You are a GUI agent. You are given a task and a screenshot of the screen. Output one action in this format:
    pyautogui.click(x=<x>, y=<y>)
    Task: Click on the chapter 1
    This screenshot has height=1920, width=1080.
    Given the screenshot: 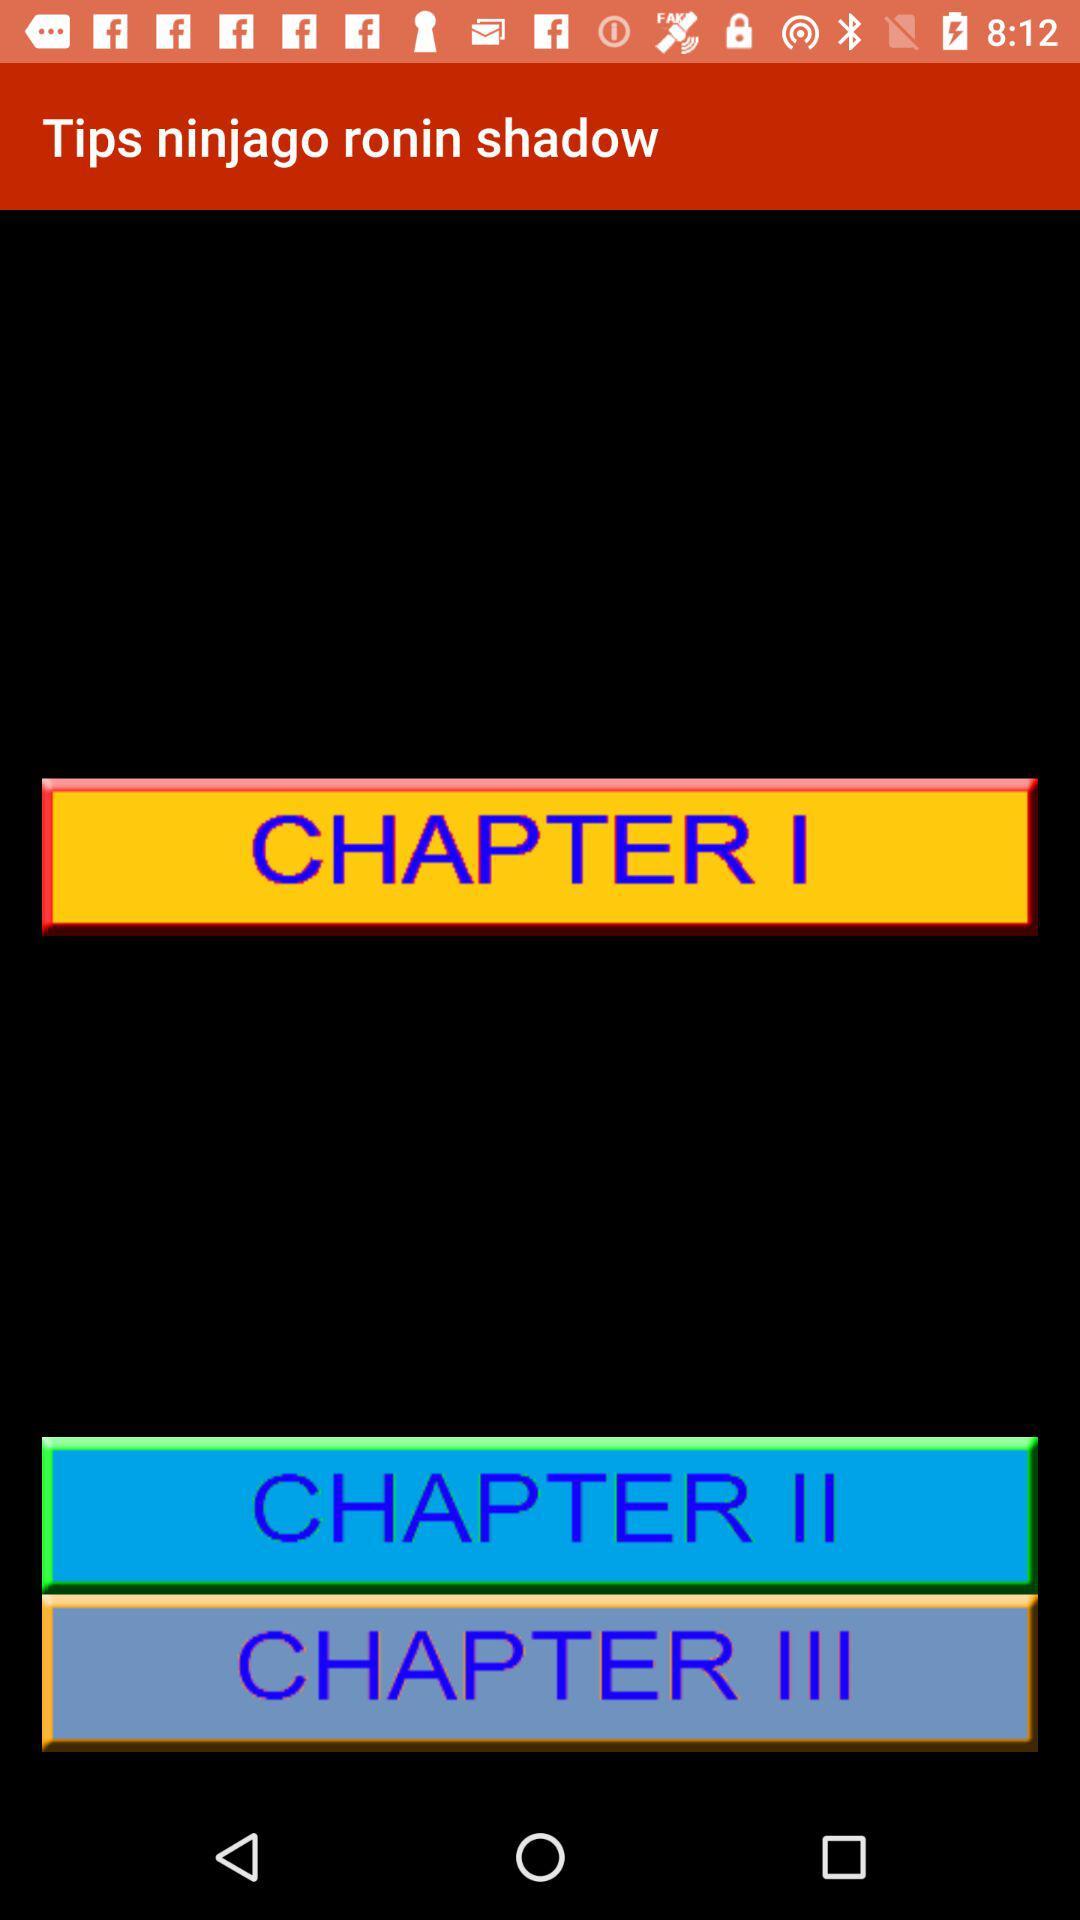 What is the action you would take?
    pyautogui.click(x=540, y=857)
    